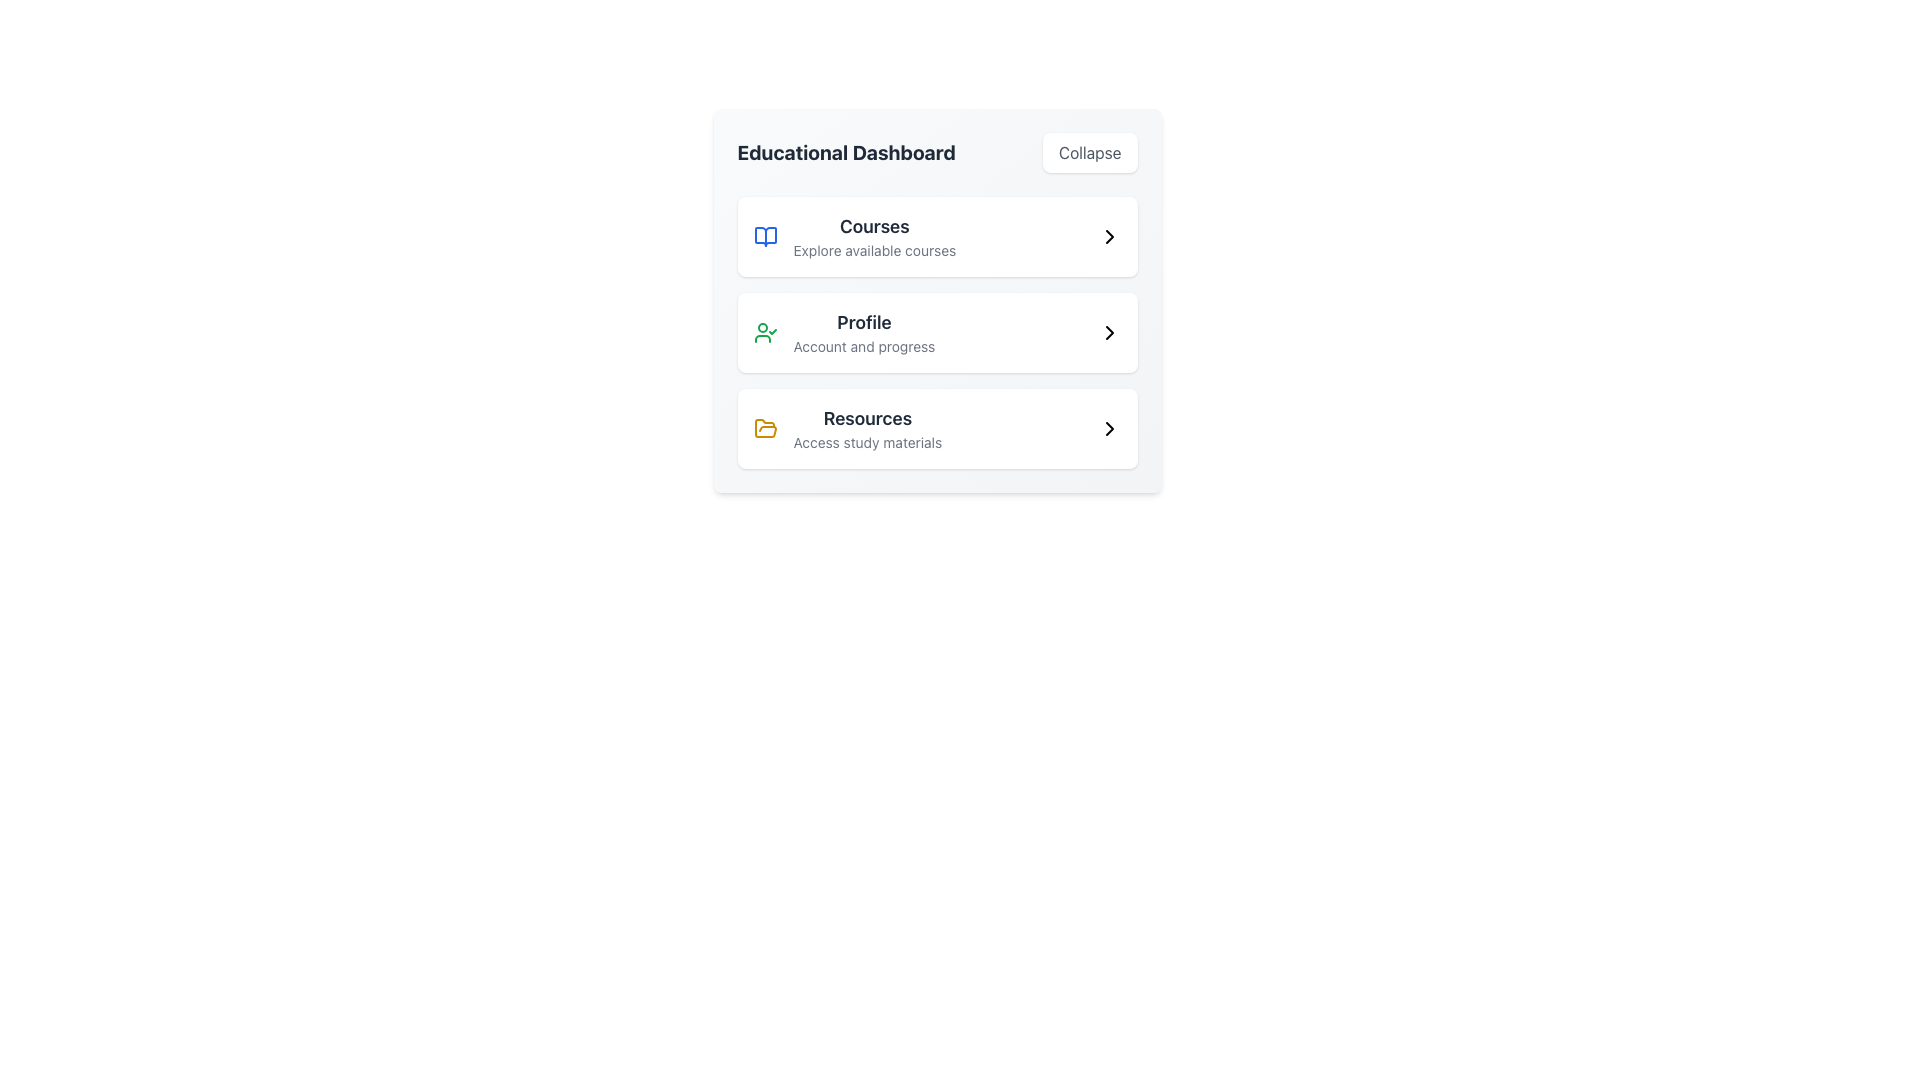  Describe the element at coordinates (936, 235) in the screenshot. I see `the navigation button for accessing courses in the Educational Dashboard` at that location.